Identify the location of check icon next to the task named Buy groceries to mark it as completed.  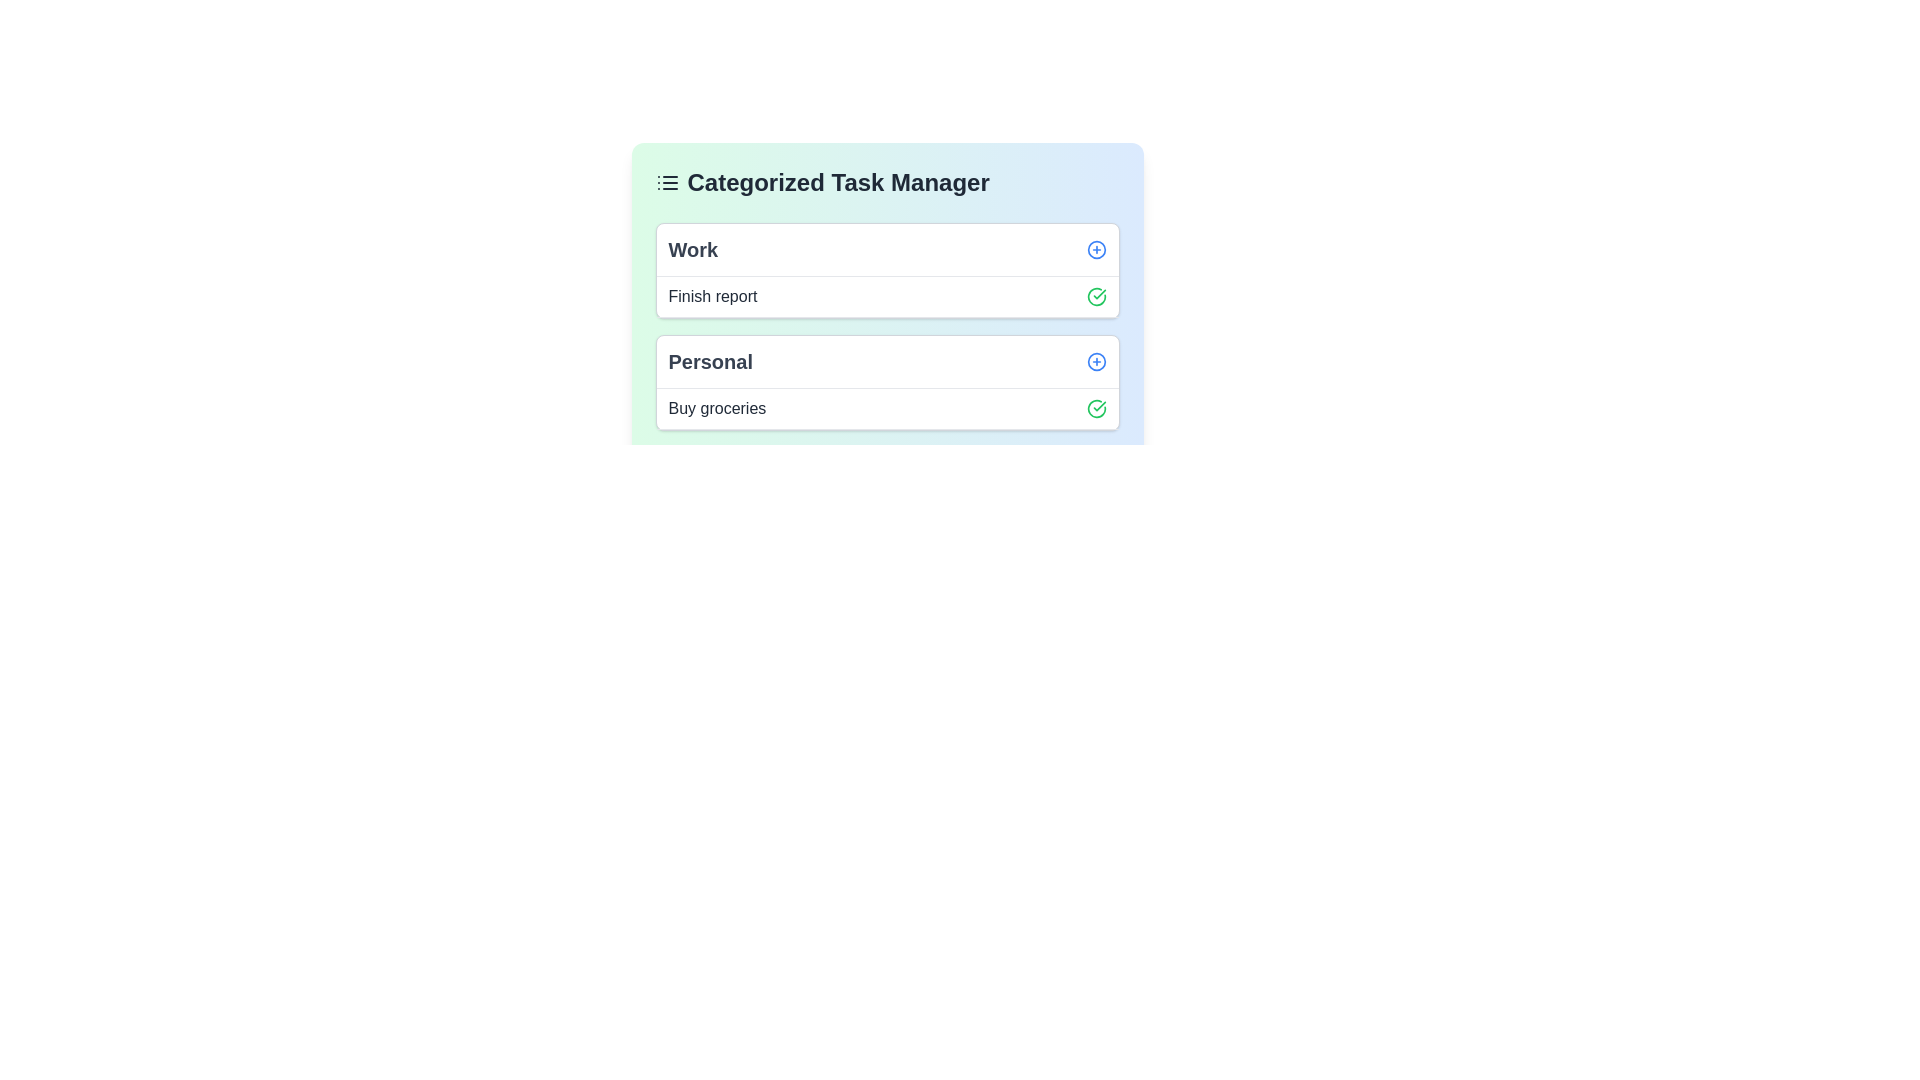
(1095, 407).